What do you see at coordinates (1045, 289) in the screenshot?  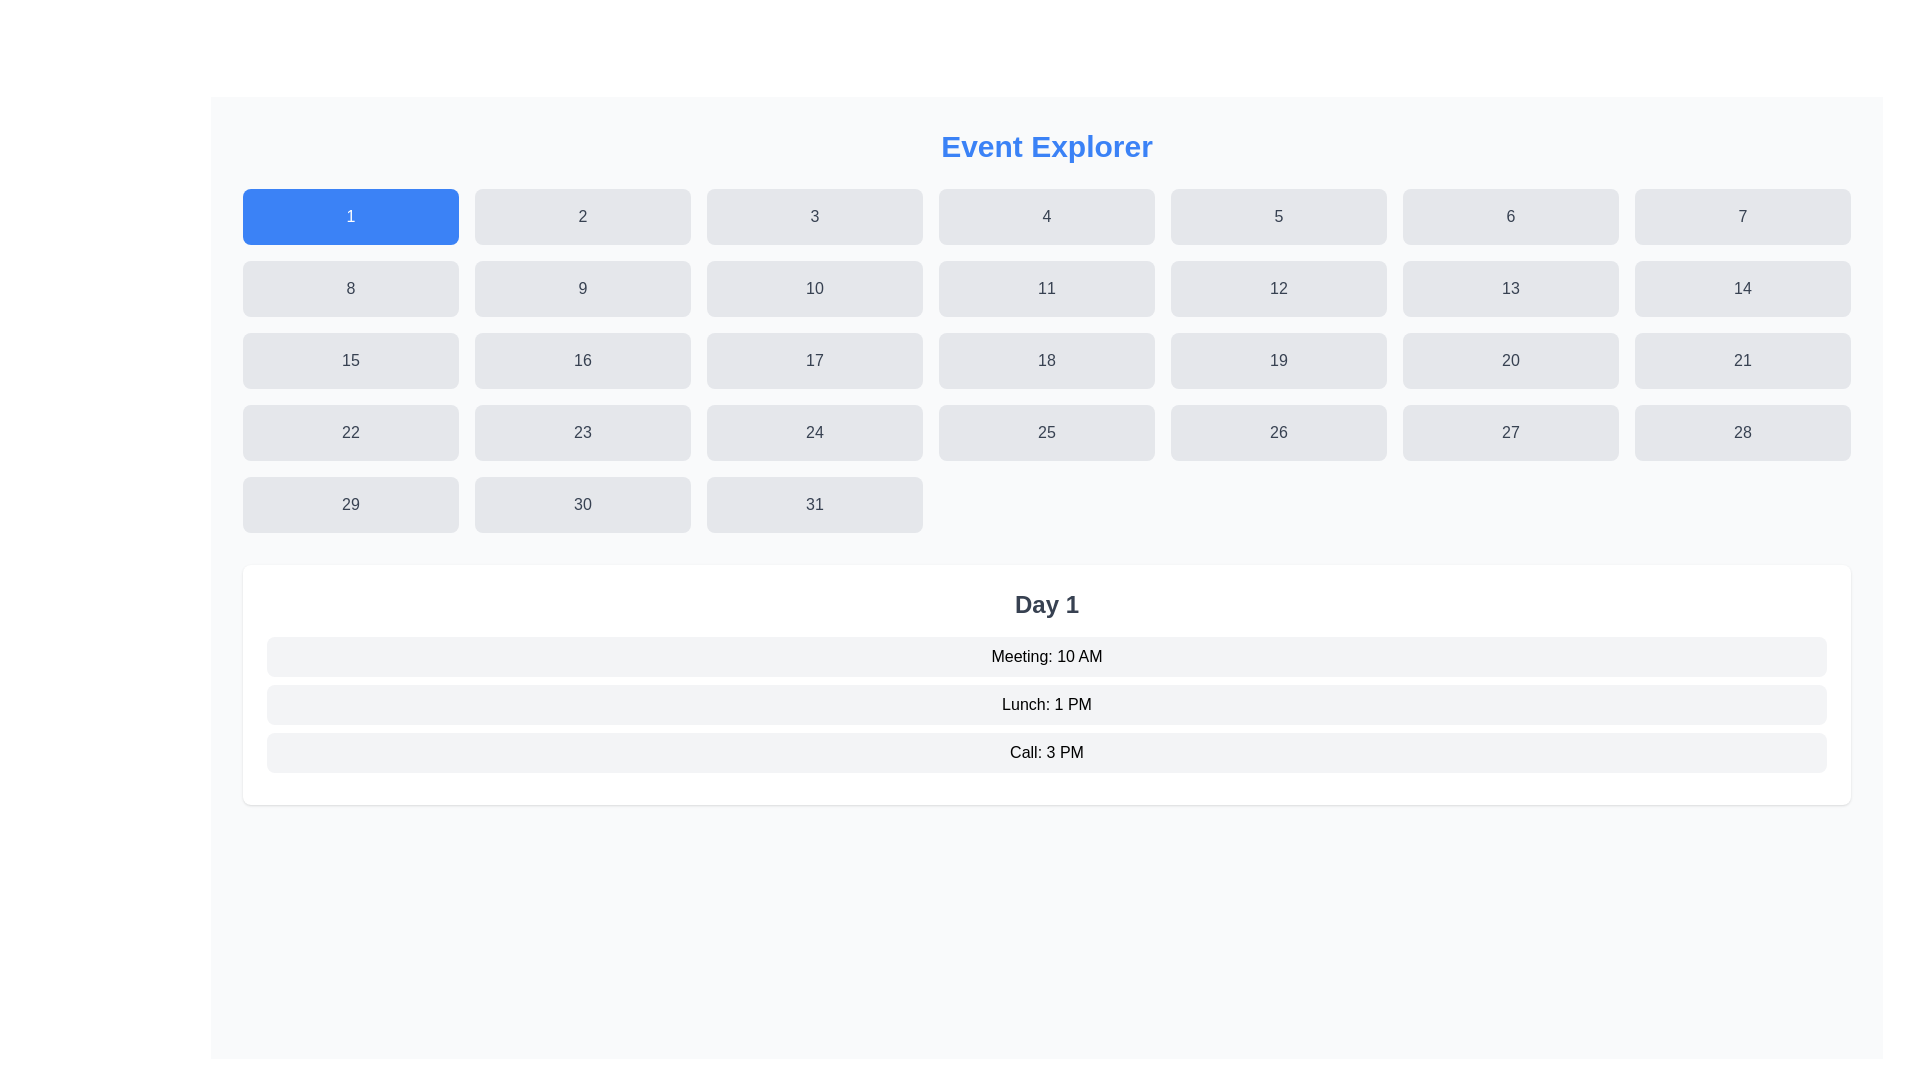 I see `the button representing the 11th day in the 'Event Explorer' calendar interface` at bounding box center [1045, 289].